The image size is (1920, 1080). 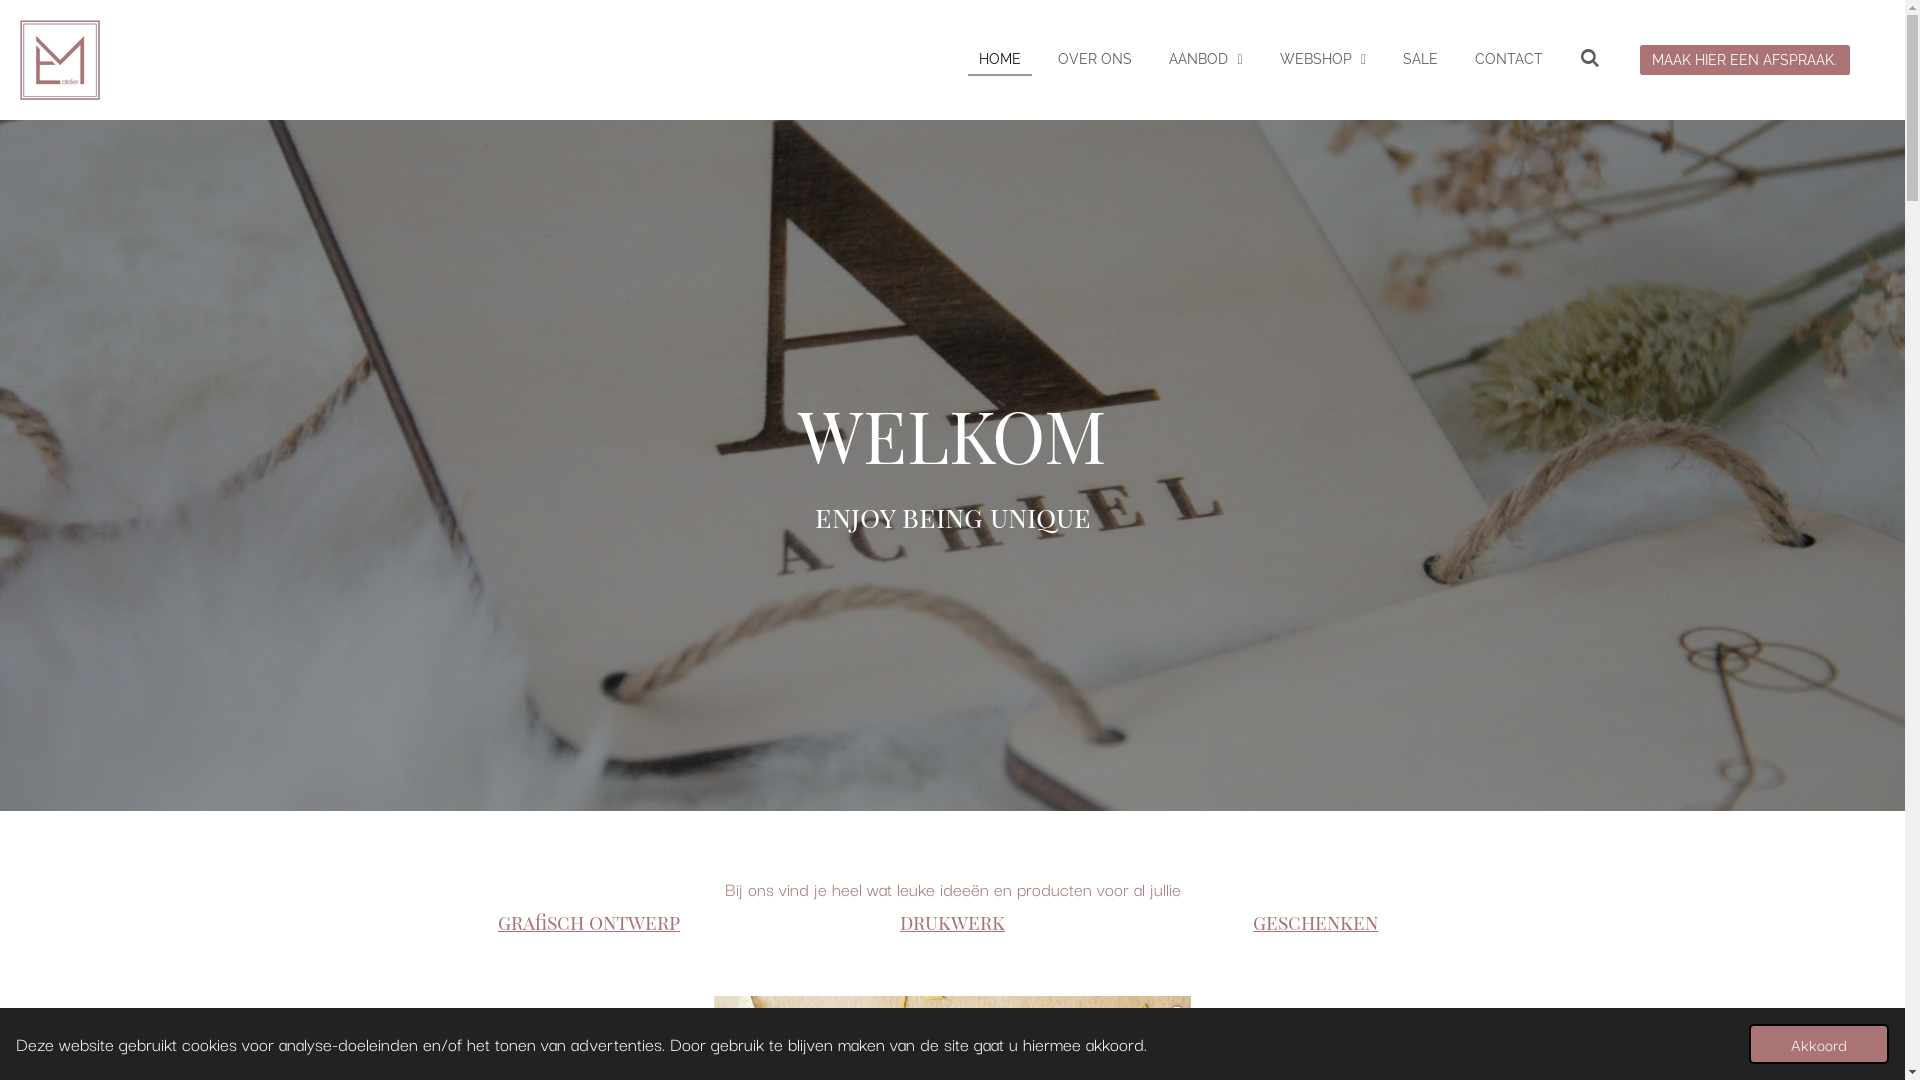 What do you see at coordinates (59, 59) in the screenshot?
I see `'atelier EM'` at bounding box center [59, 59].